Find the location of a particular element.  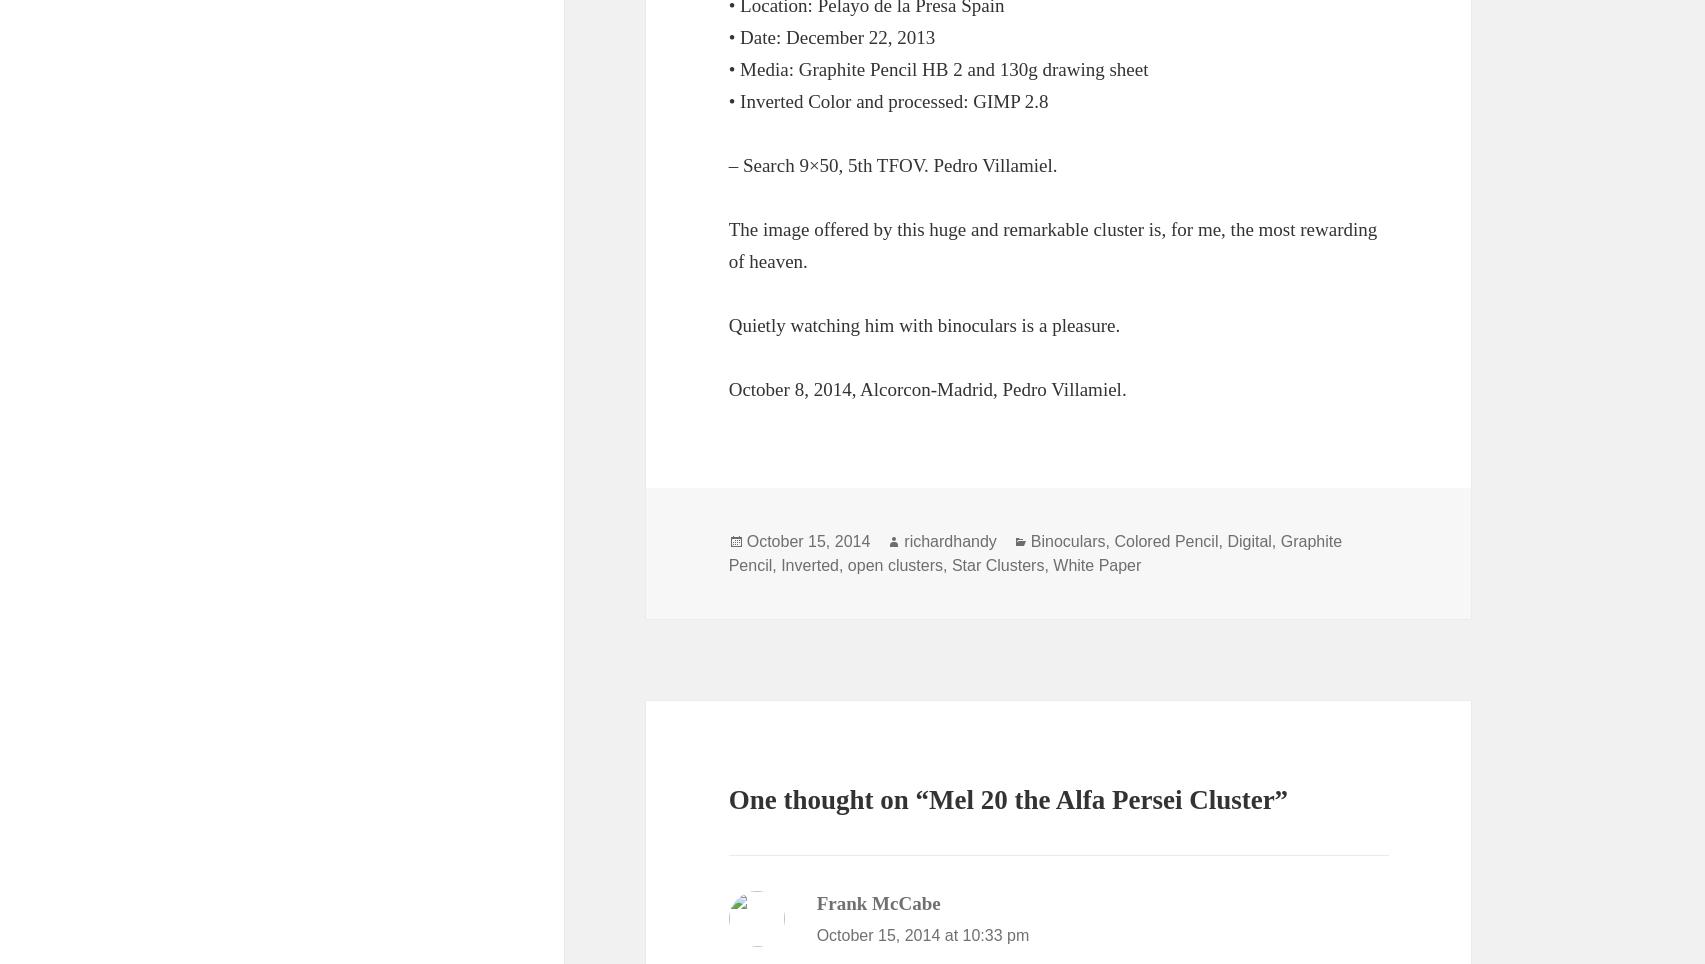

'• Inverted Color and processed: GIMP 2.8' is located at coordinates (886, 99).